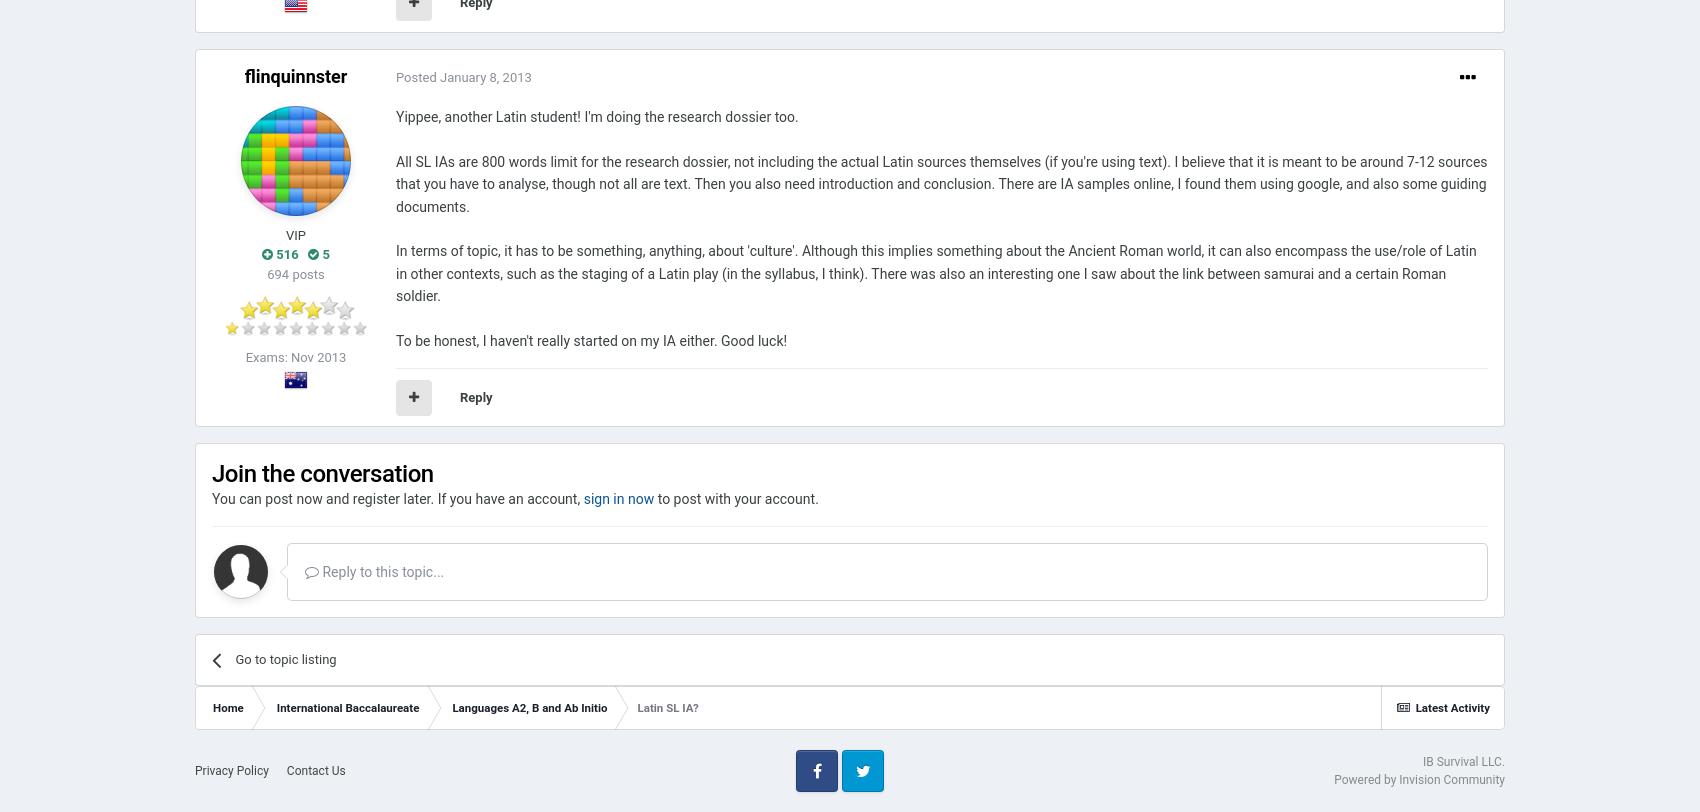 The image size is (1700, 812). What do you see at coordinates (231, 770) in the screenshot?
I see `'Privacy Policy'` at bounding box center [231, 770].